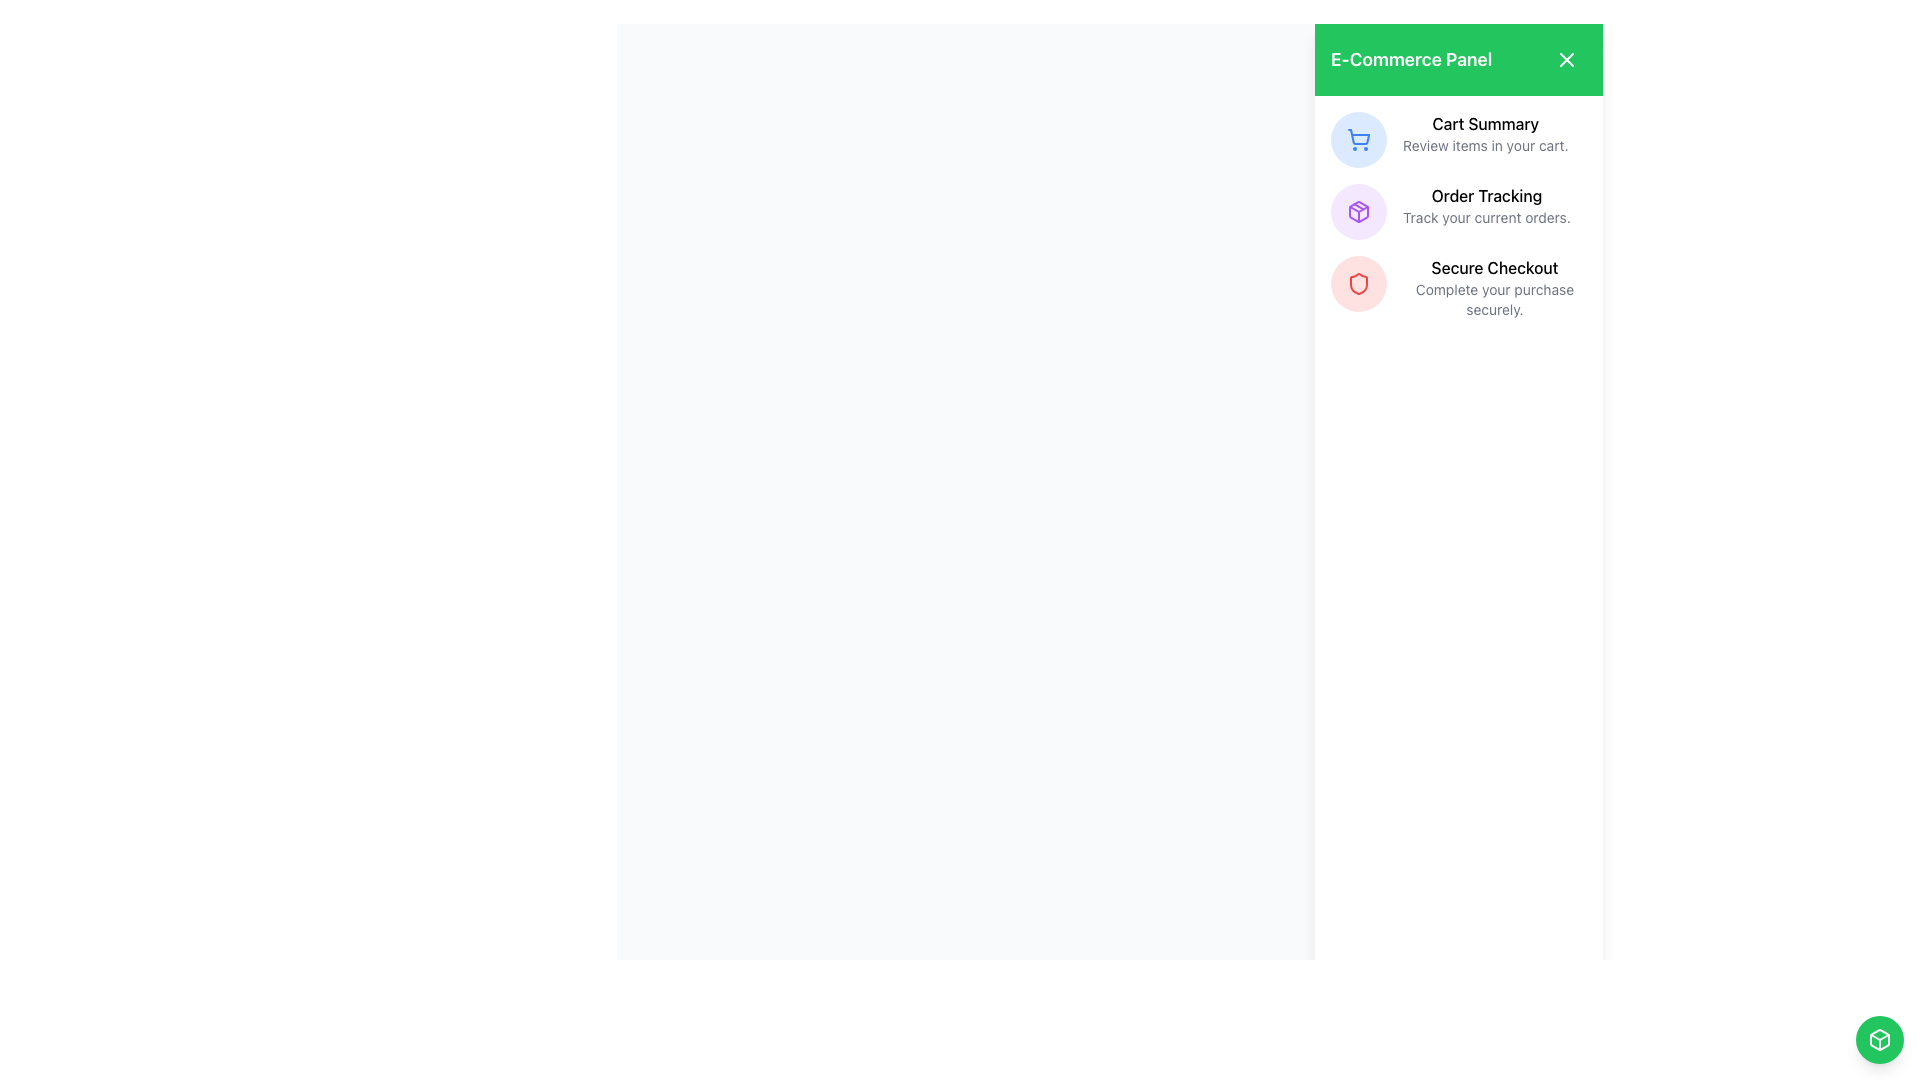 This screenshot has width=1920, height=1080. What do you see at coordinates (1565, 59) in the screenshot?
I see `the 'X' icon in the top-right corner of the green header bar of the 'E-Commerce Panel'` at bounding box center [1565, 59].